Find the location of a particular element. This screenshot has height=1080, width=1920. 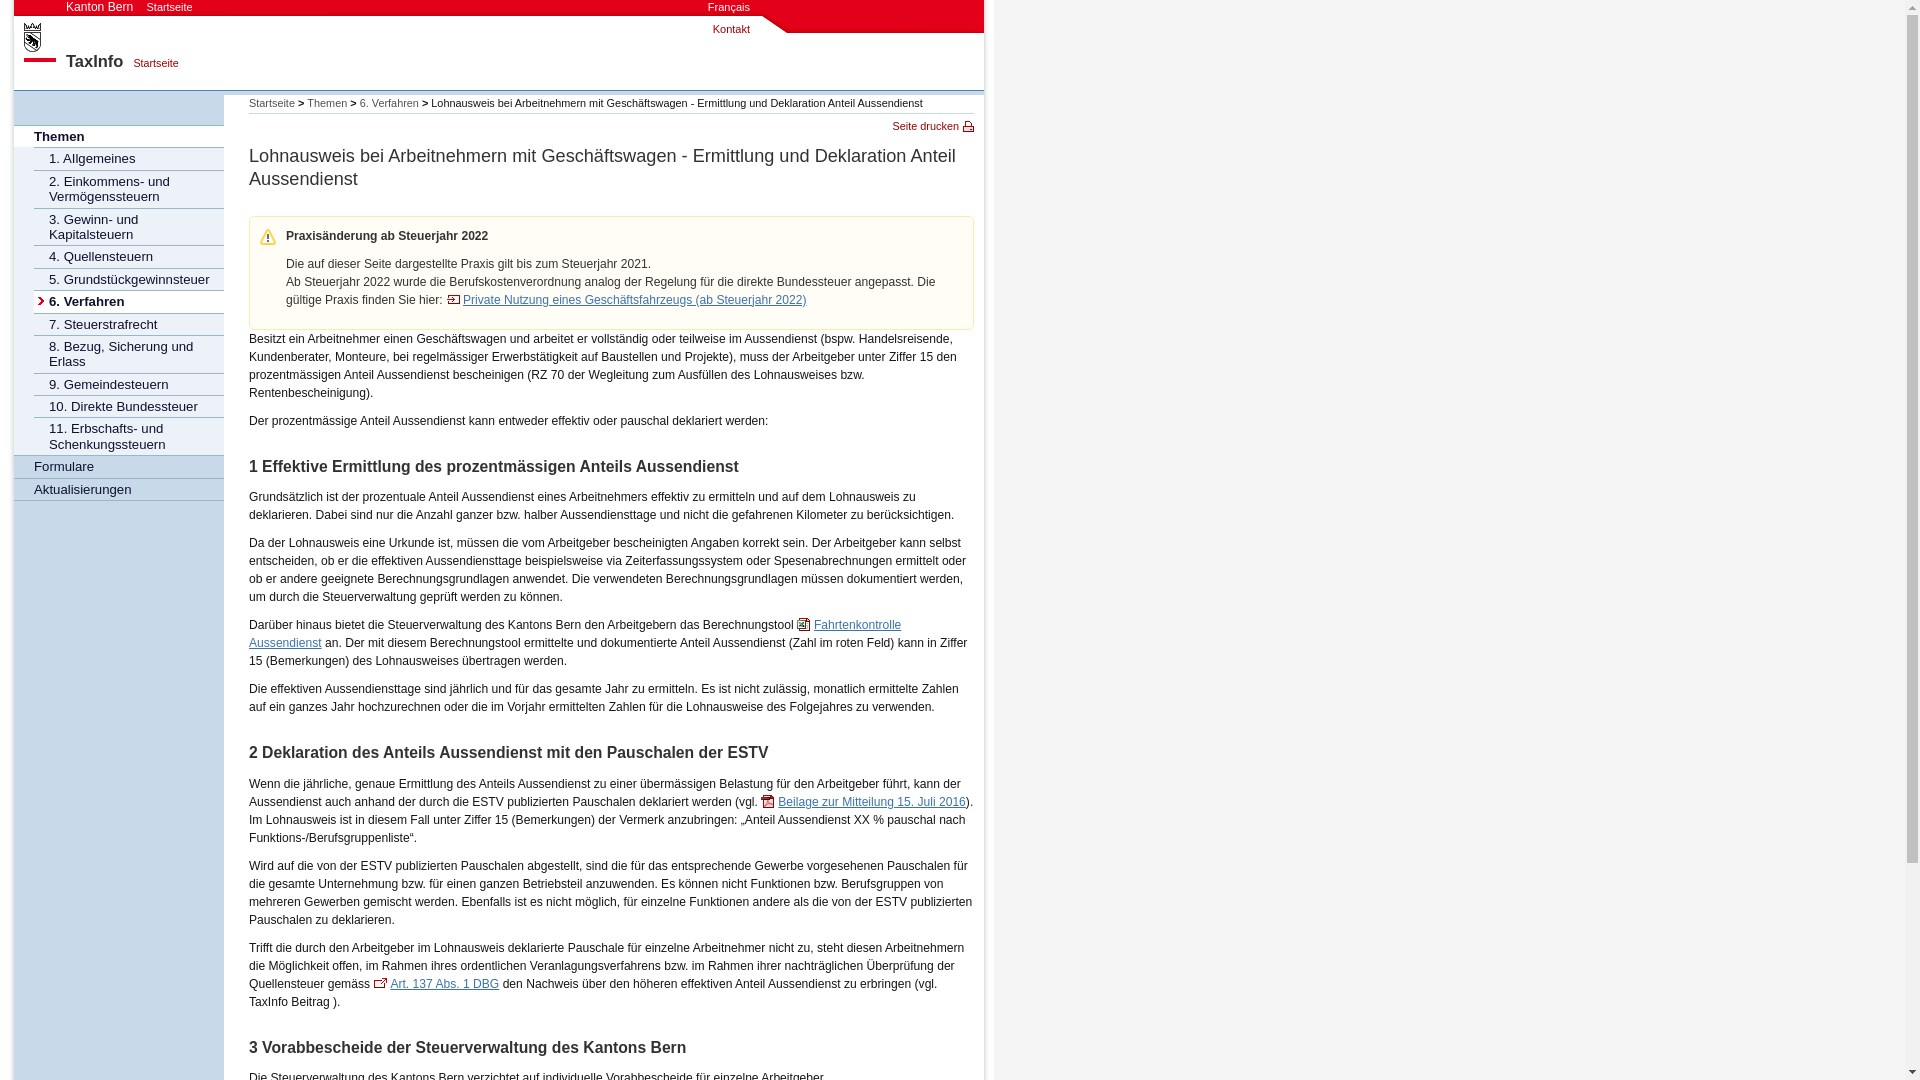

'3. Gewinn- und Kapitalsteuern' is located at coordinates (128, 226).